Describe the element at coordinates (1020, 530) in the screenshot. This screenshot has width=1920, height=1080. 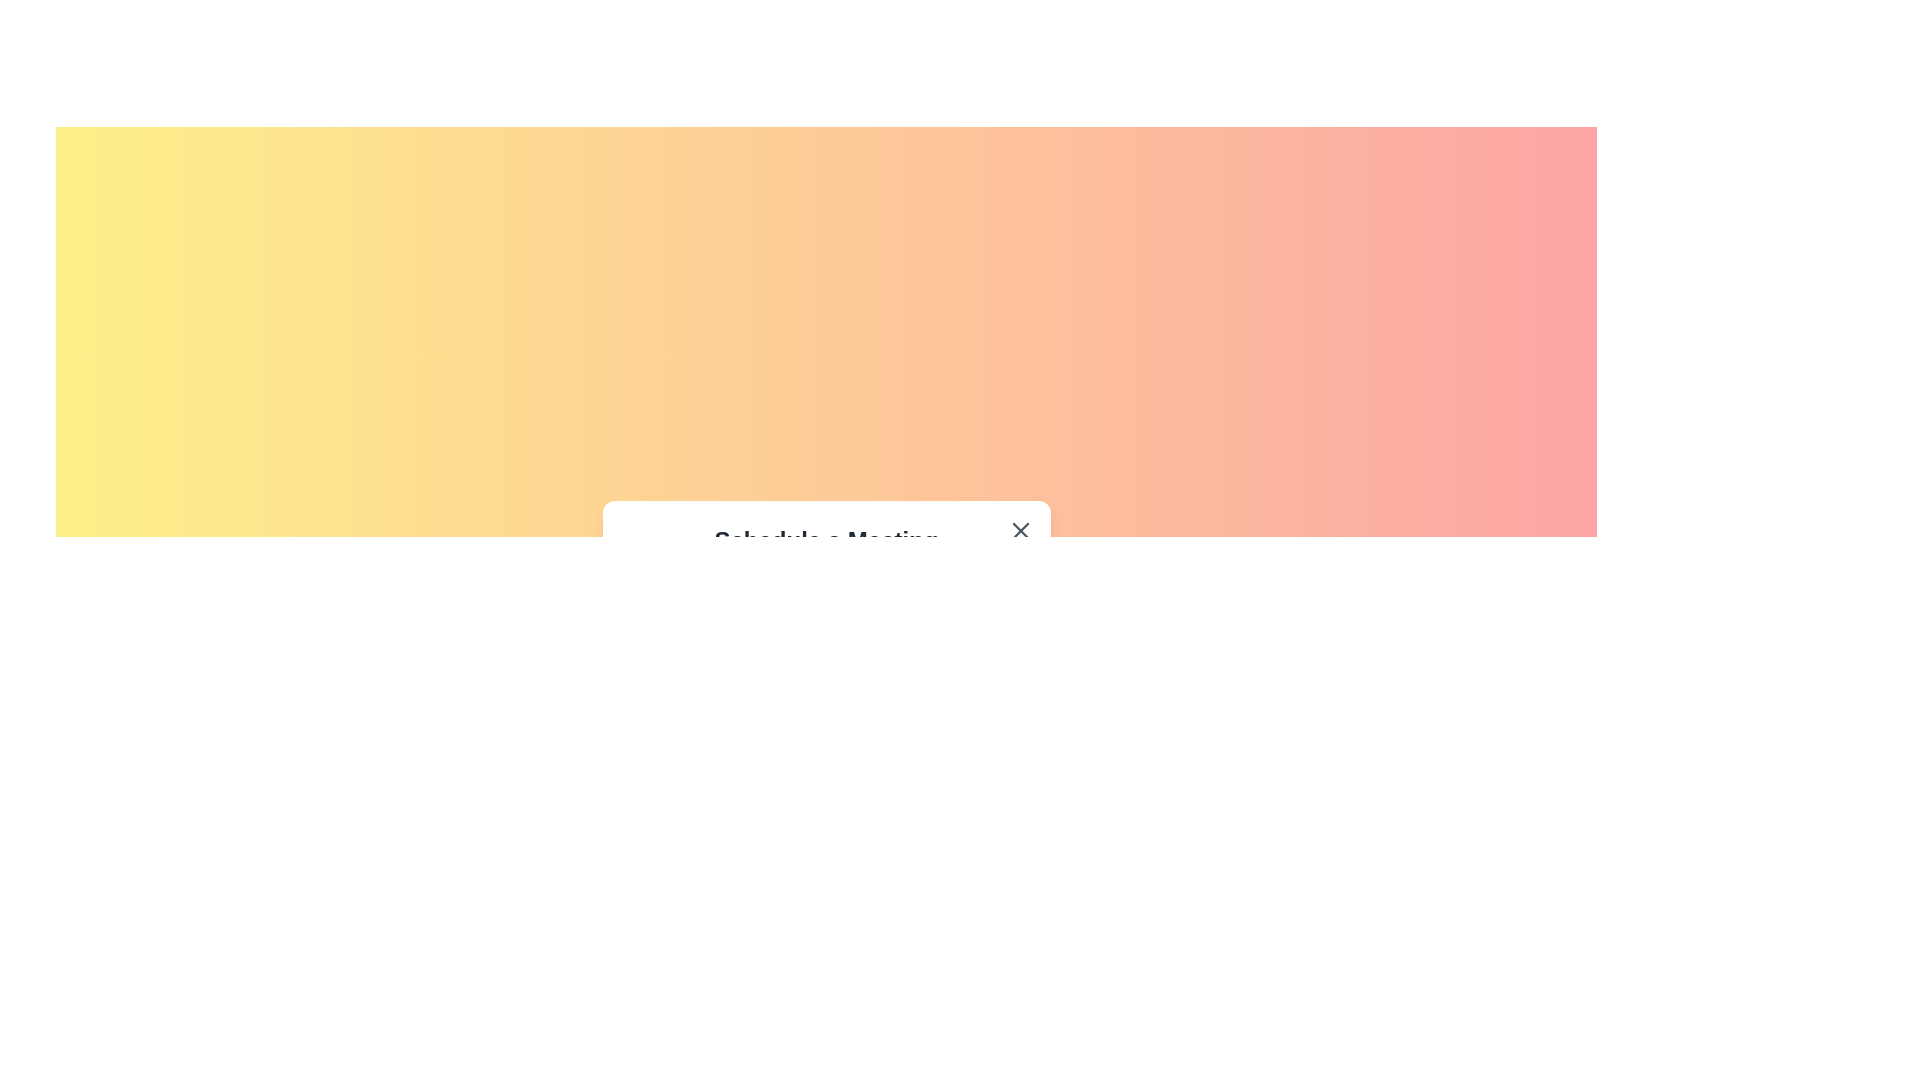
I see `the close button to close the dialog` at that location.